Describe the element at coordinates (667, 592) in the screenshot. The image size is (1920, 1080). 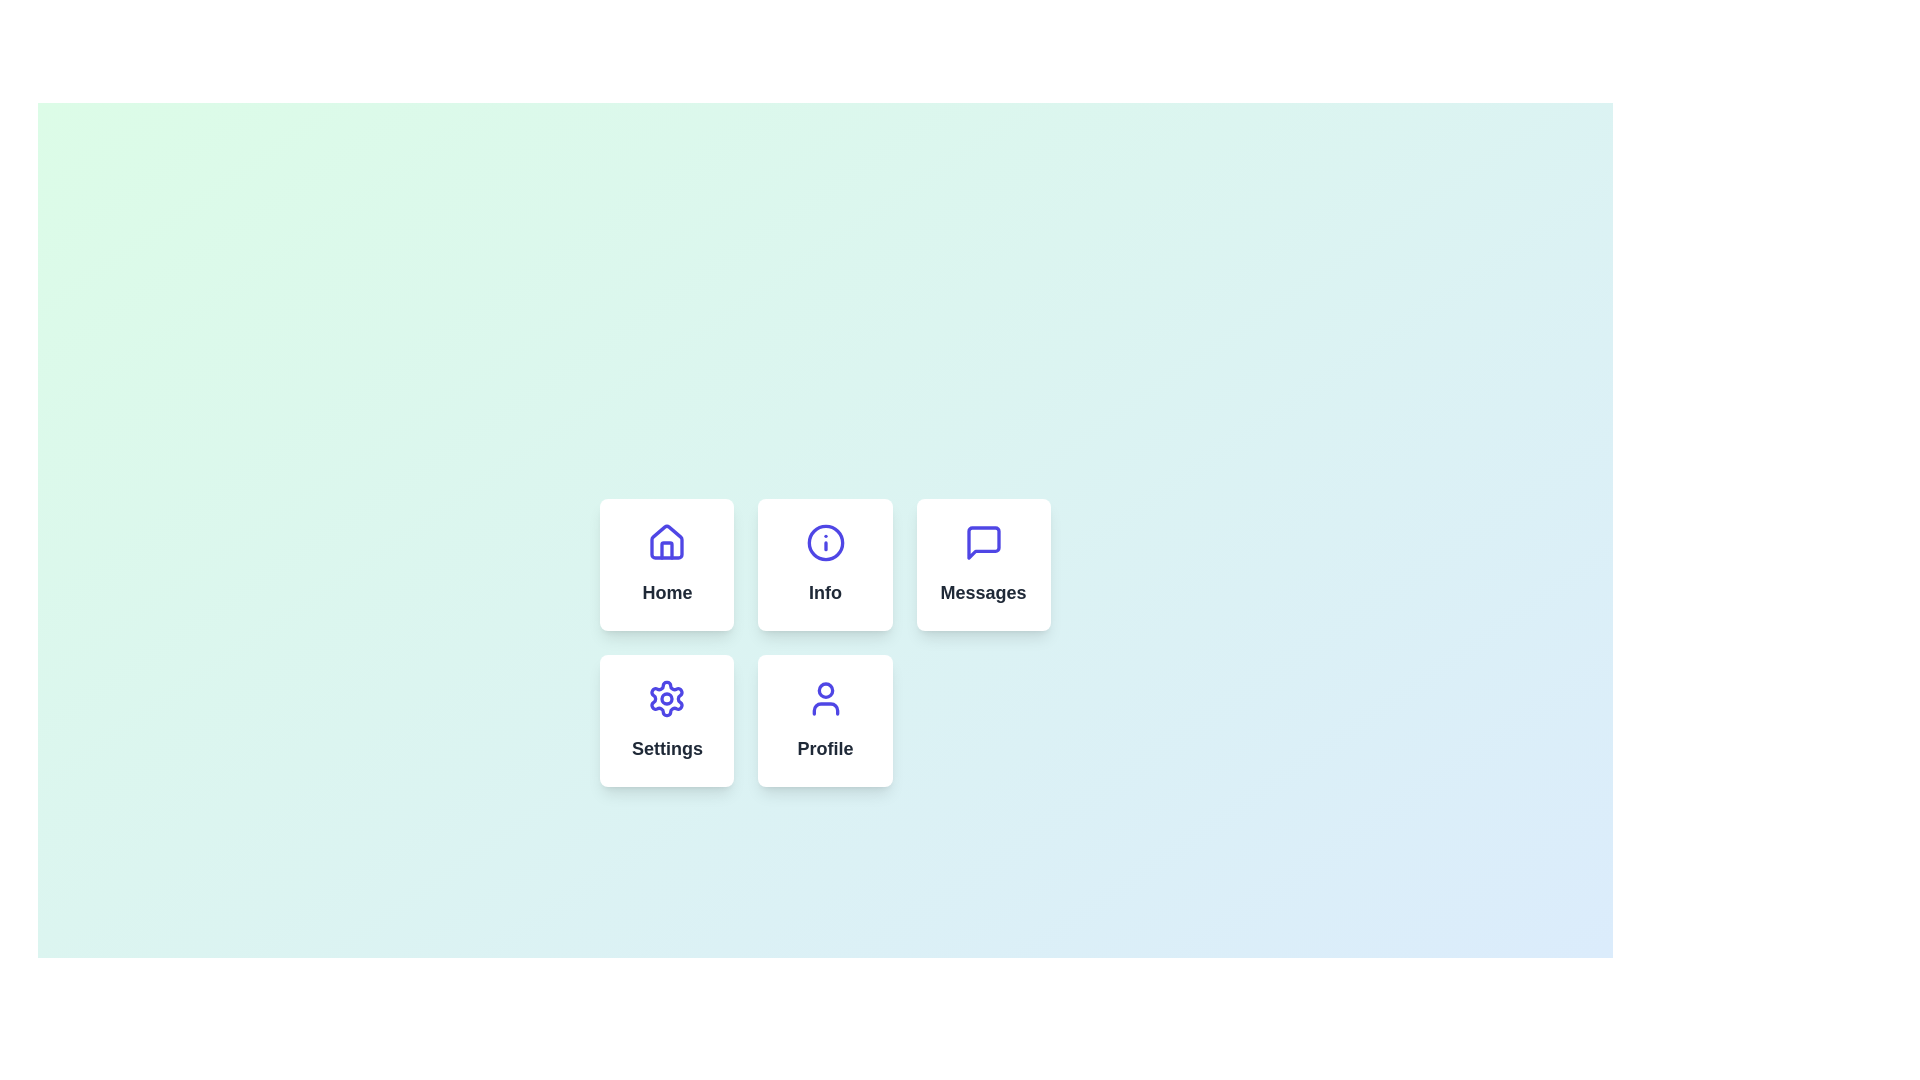
I see `text of the 'Home' label displayed in bold gray font, located below the house icon in the panel` at that location.